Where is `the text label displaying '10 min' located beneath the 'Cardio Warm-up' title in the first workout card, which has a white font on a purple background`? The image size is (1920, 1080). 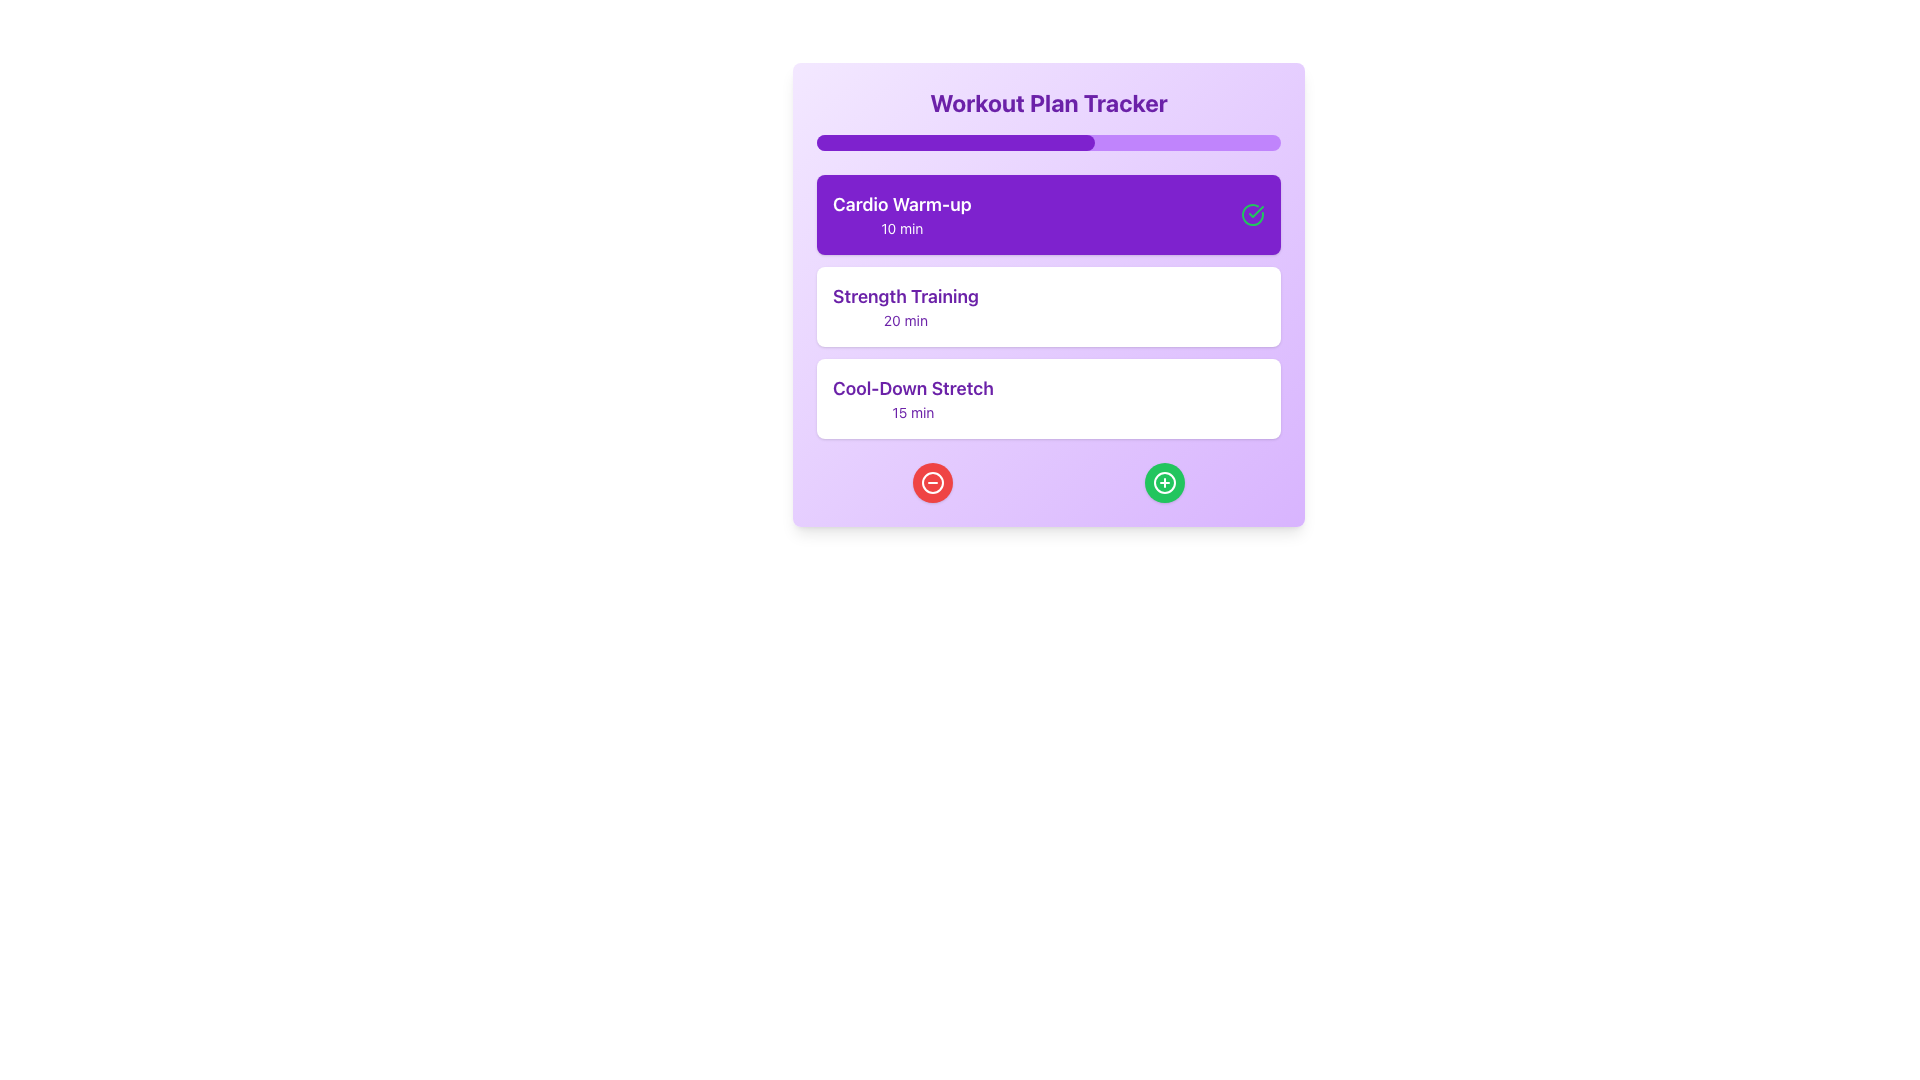 the text label displaying '10 min' located beneath the 'Cardio Warm-up' title in the first workout card, which has a white font on a purple background is located at coordinates (901, 227).